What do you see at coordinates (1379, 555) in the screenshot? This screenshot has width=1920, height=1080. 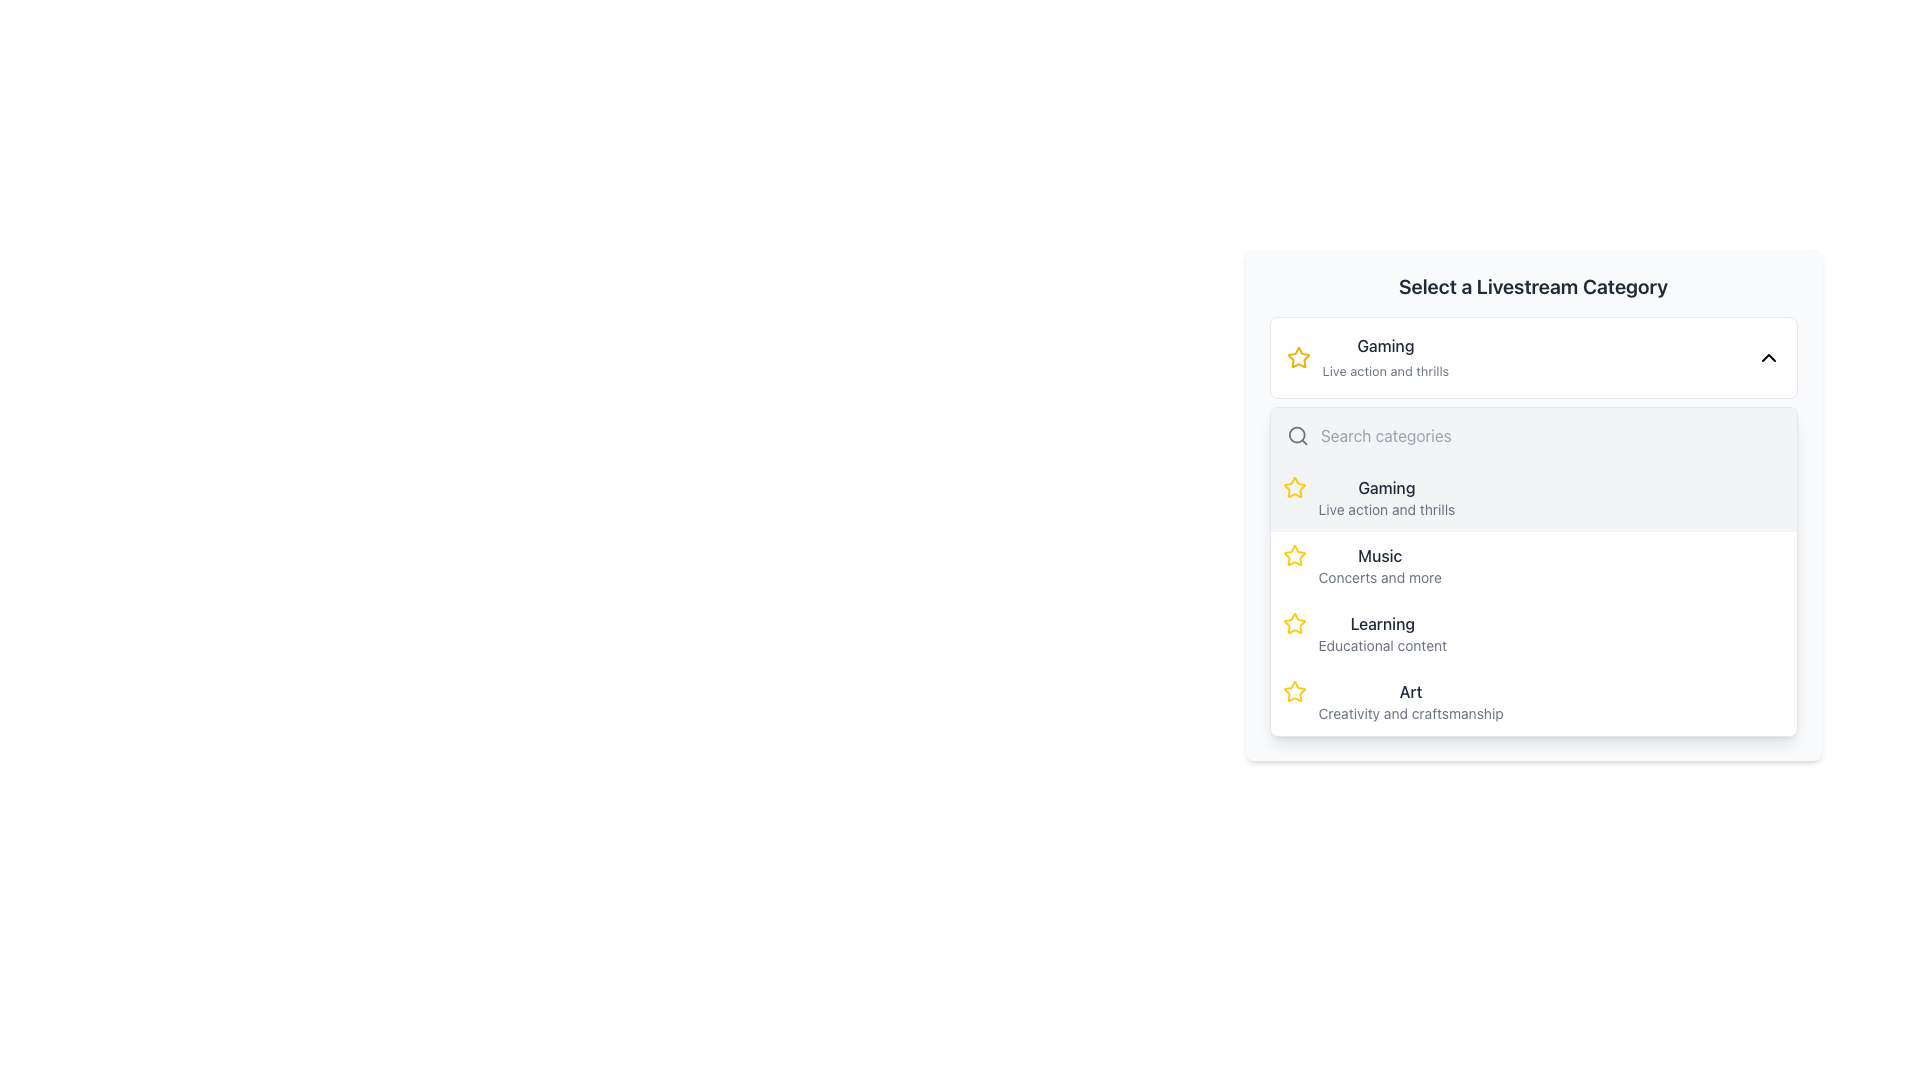 I see `the 'Music' text label which serves as the primary title for the entry in the 'Select a Livestream Category' section, positioned between 'Gaming' and 'Learning'` at bounding box center [1379, 555].